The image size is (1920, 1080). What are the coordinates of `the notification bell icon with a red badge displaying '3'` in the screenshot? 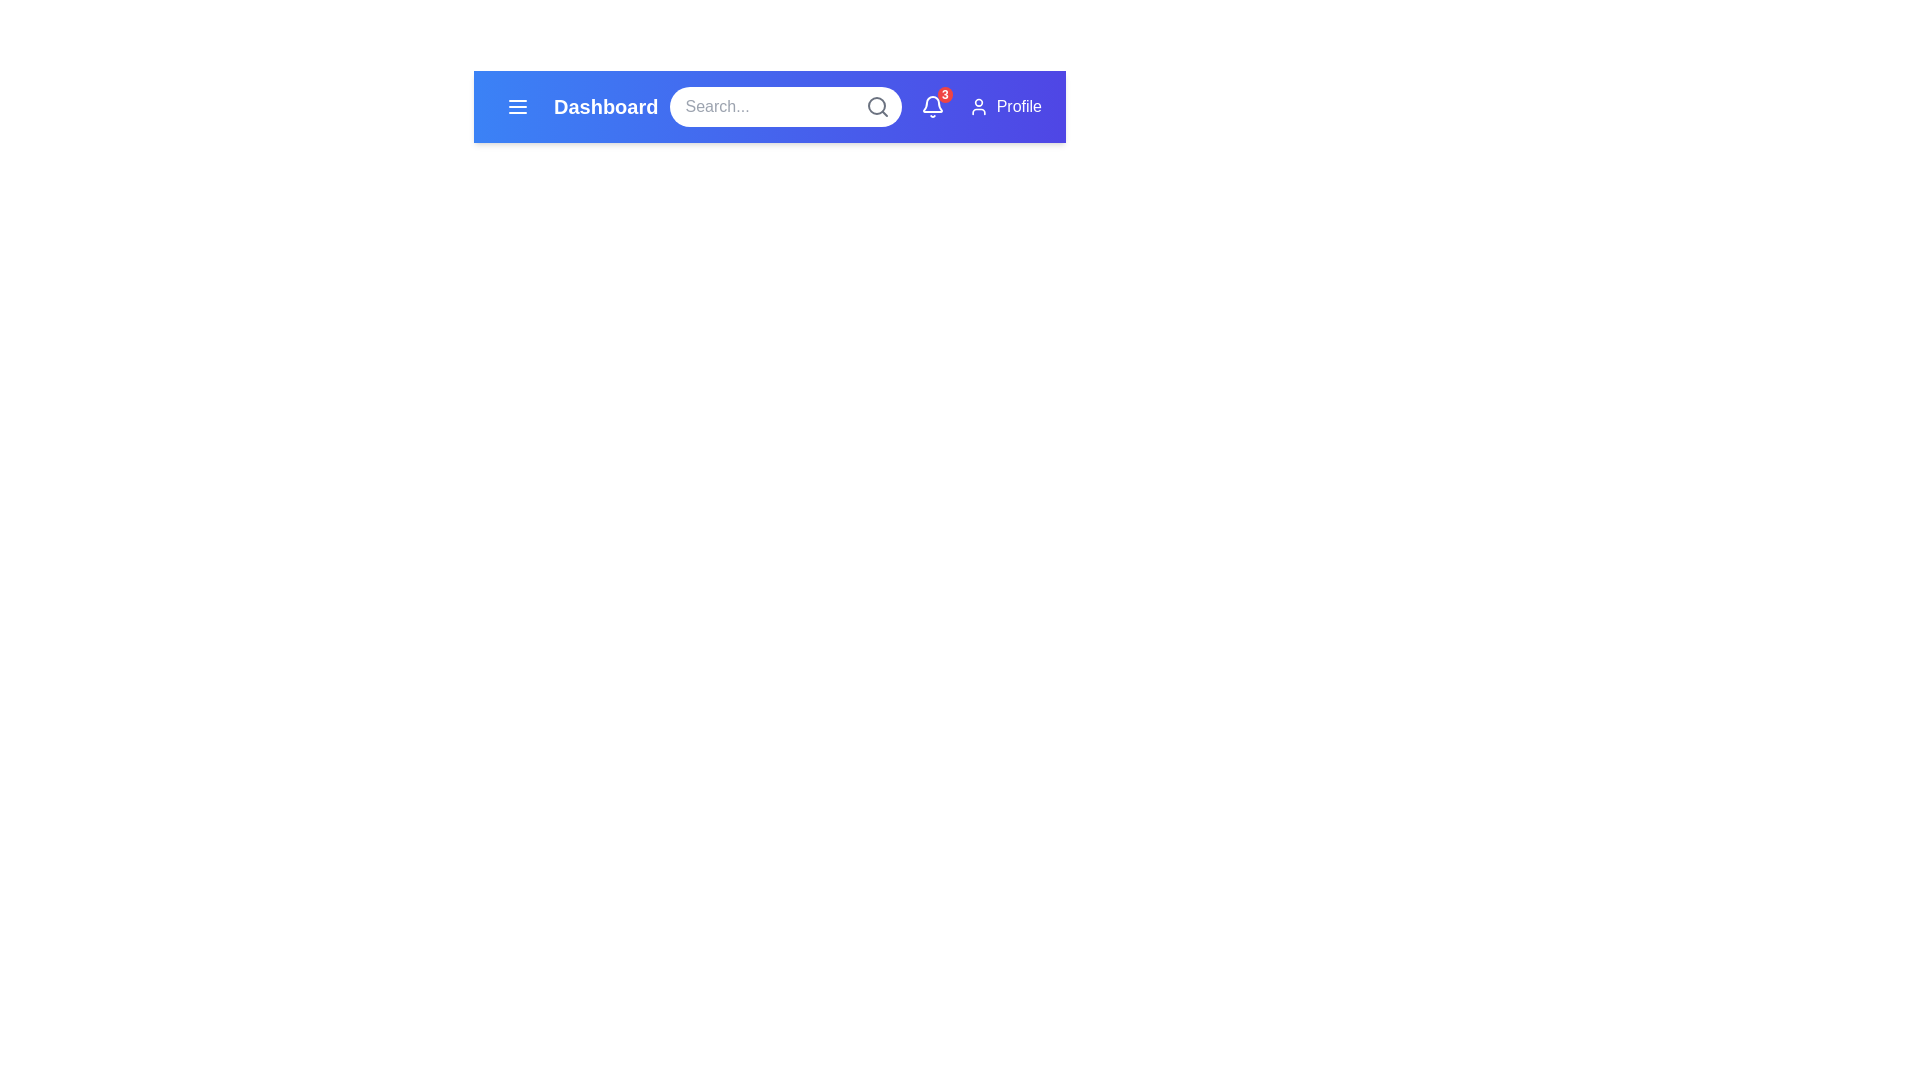 It's located at (931, 107).